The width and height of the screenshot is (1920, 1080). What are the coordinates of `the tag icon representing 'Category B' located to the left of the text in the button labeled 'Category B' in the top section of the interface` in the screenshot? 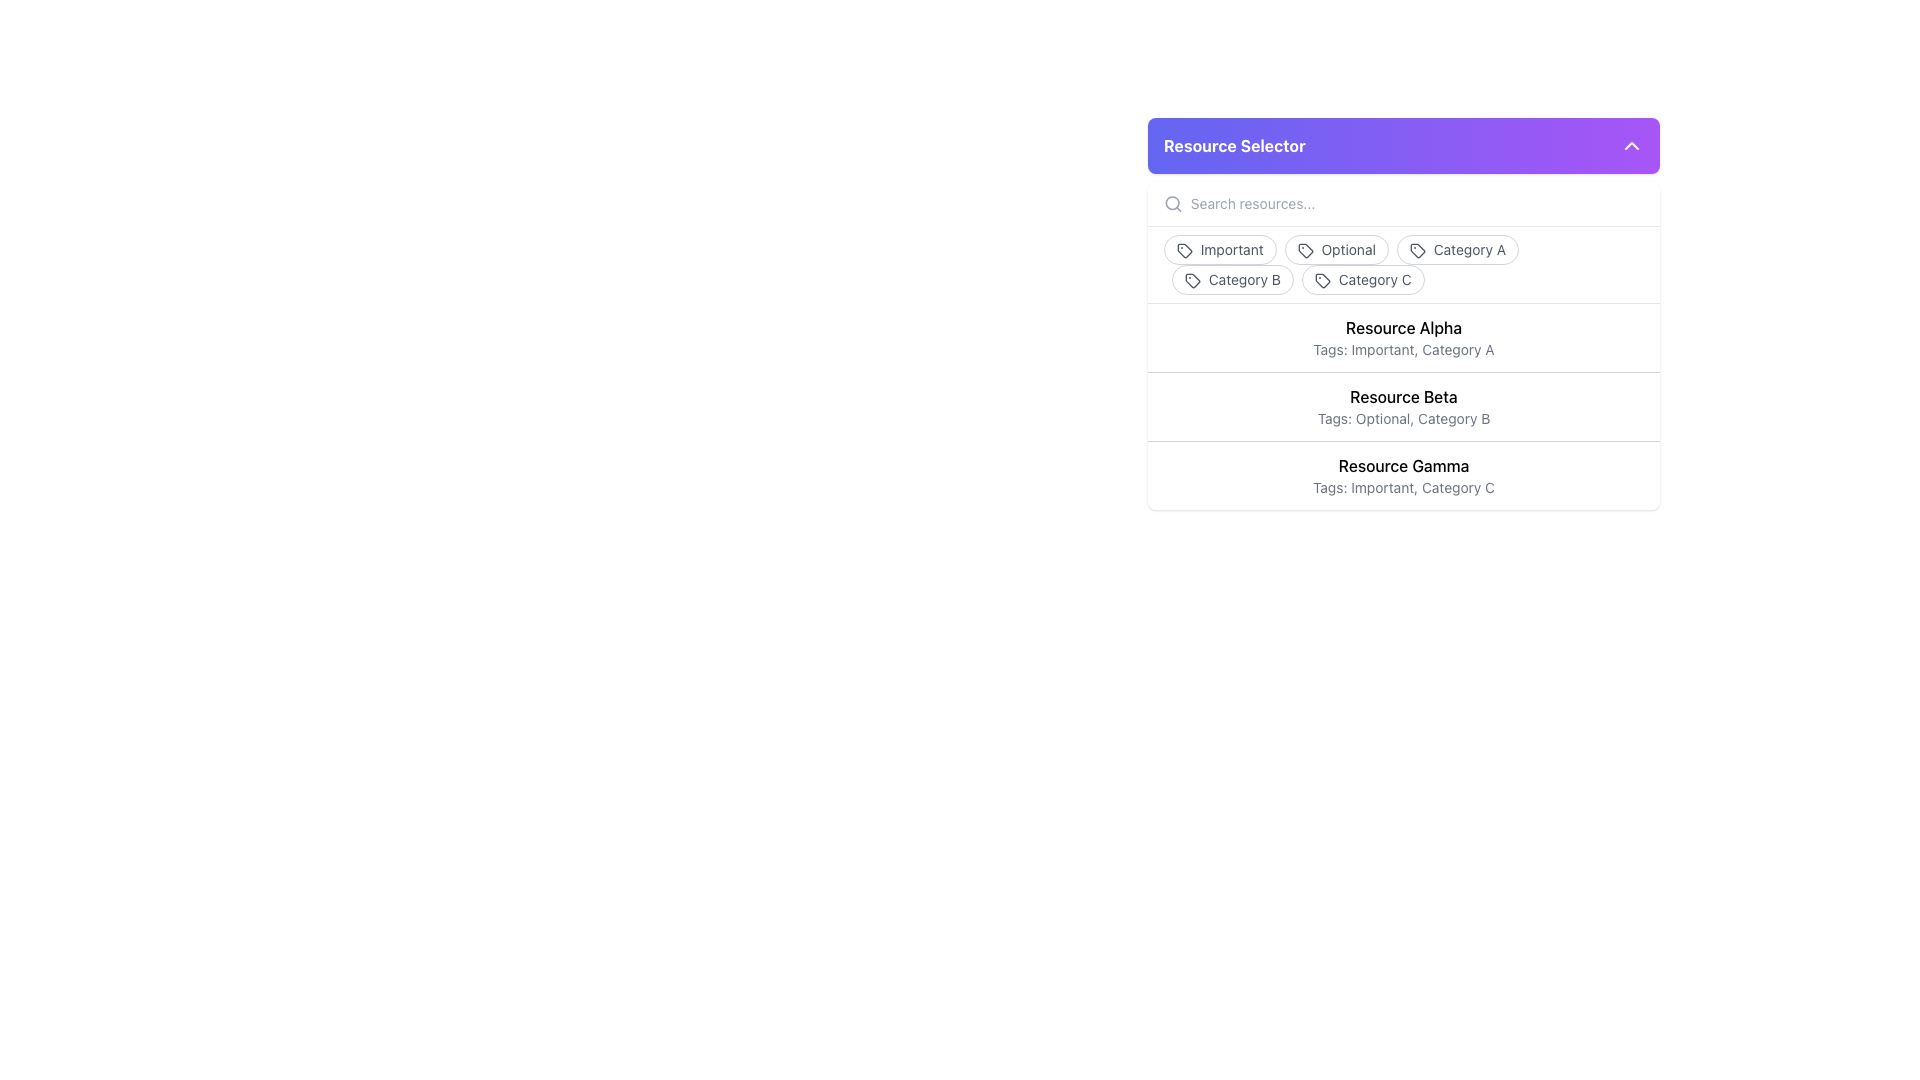 It's located at (1193, 281).